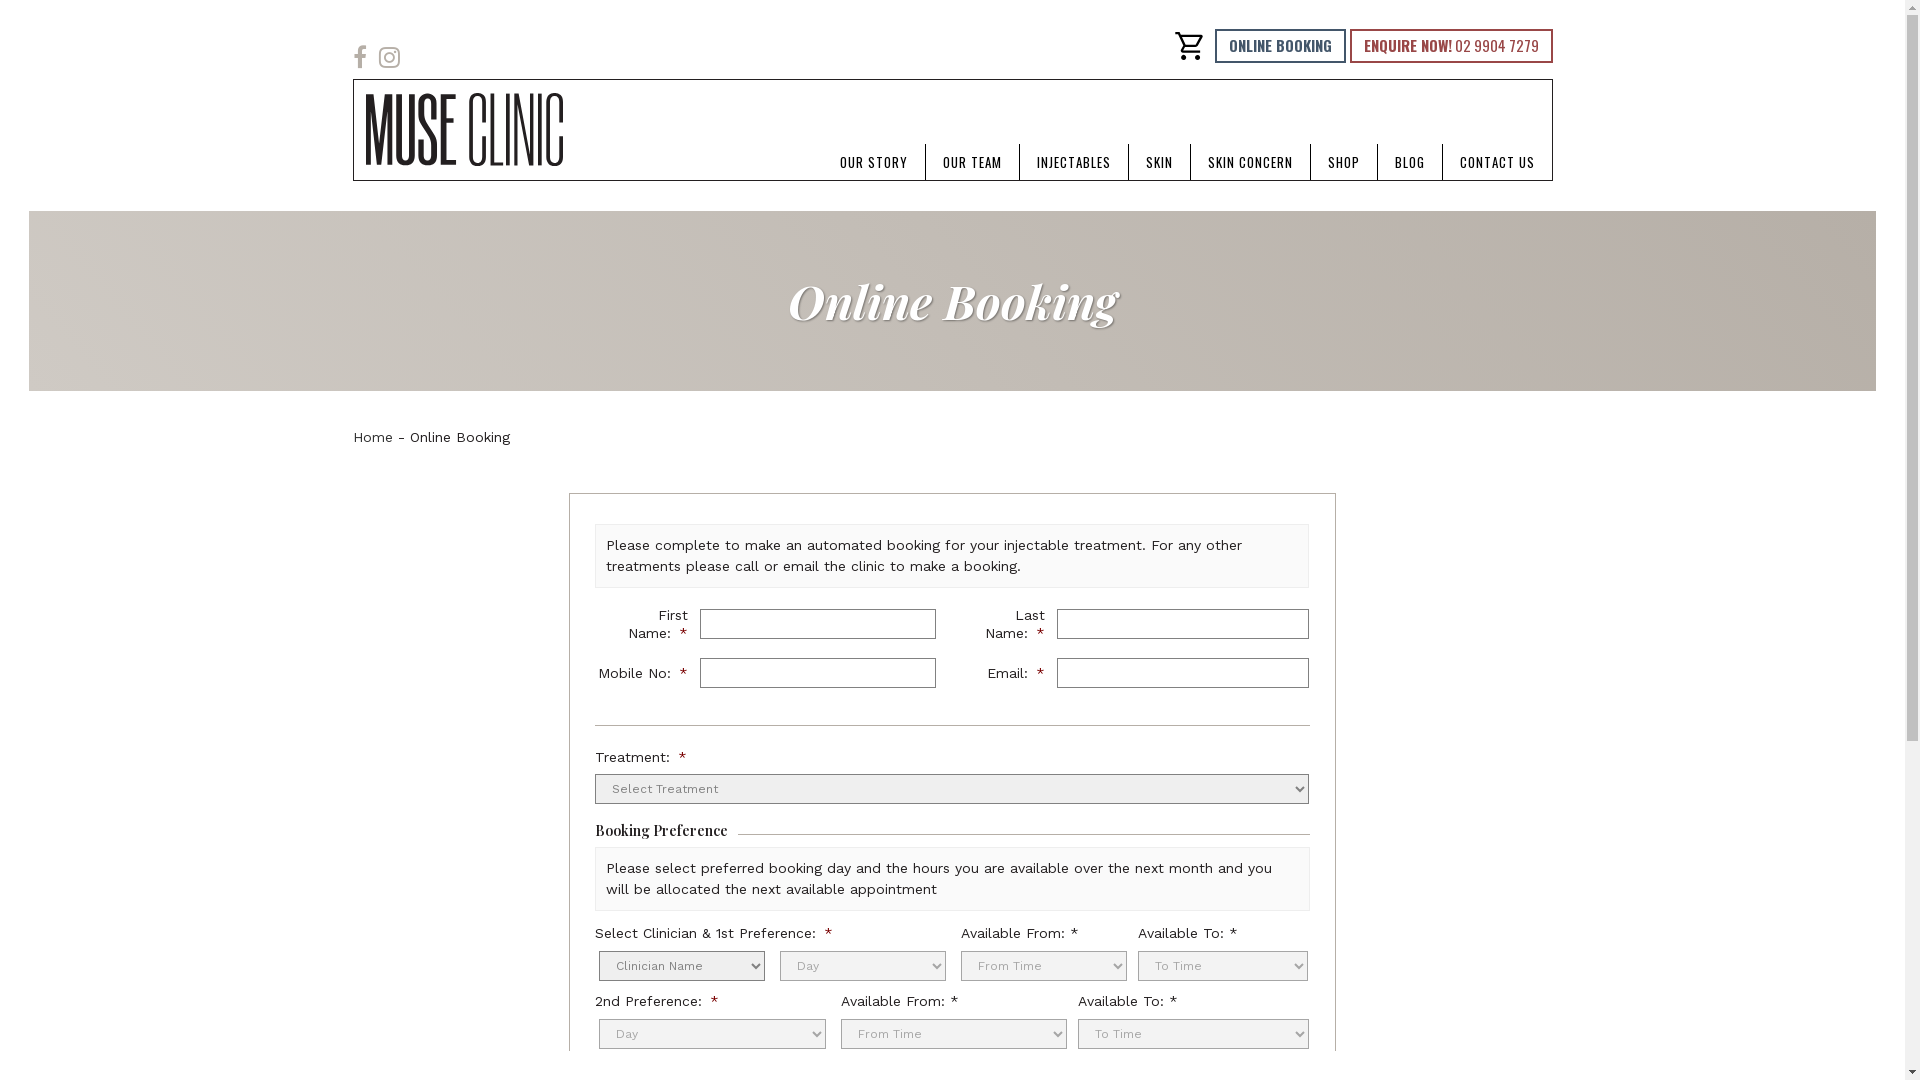 This screenshot has width=1920, height=1080. I want to click on 'SHOP', so click(1310, 161).